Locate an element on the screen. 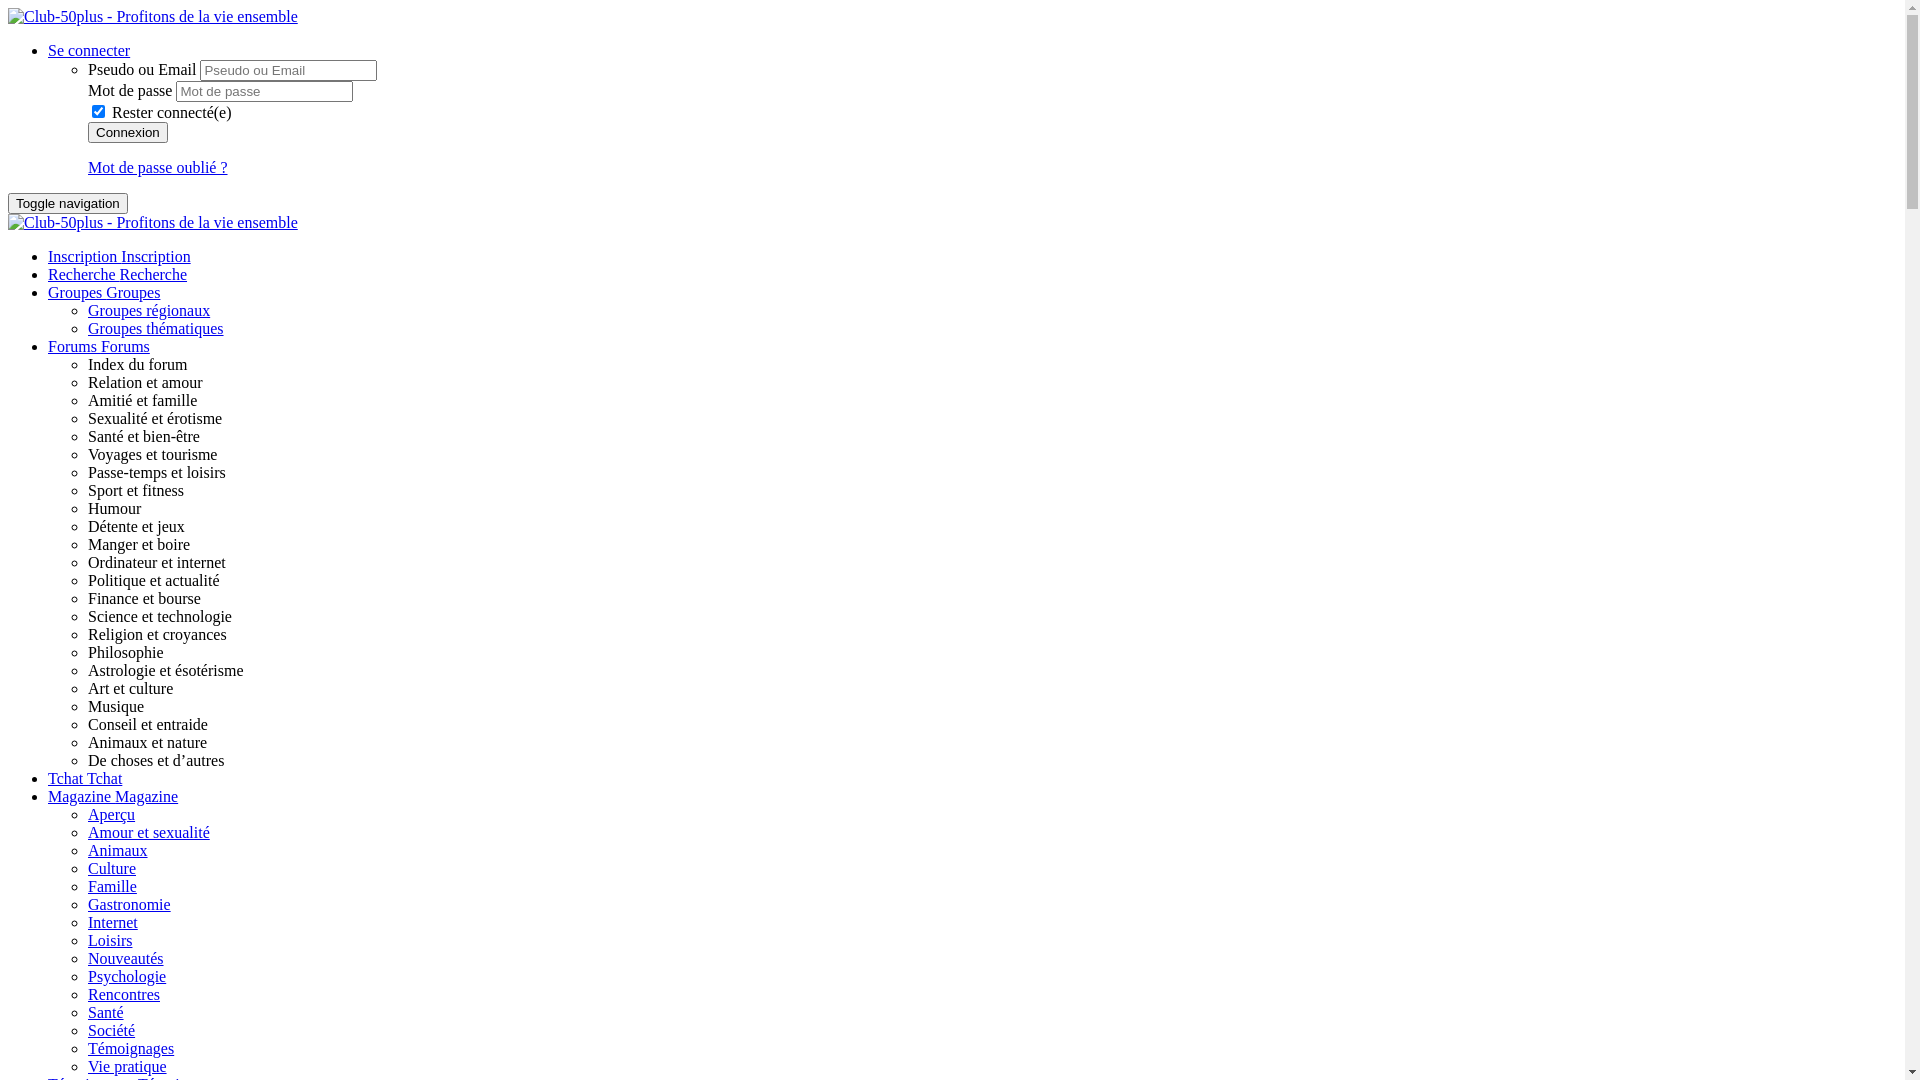  'Sport et fitness' is located at coordinates (134, 490).